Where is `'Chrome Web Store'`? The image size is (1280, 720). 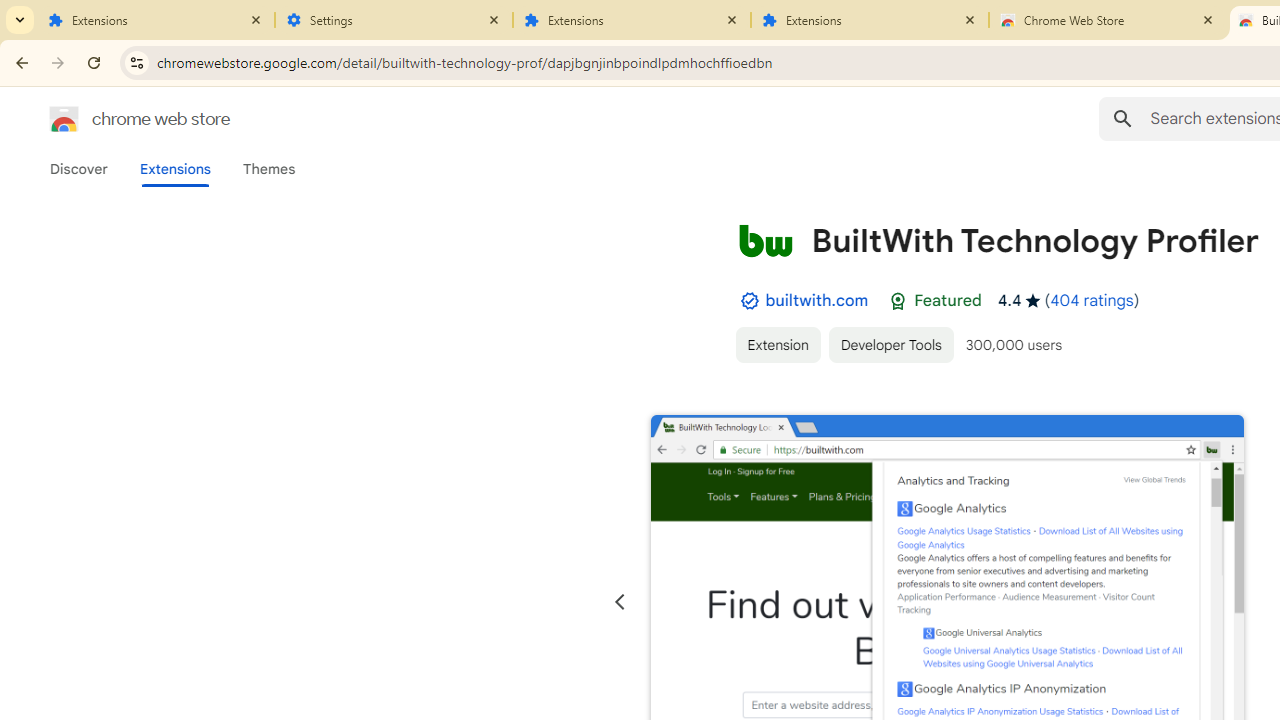 'Chrome Web Store' is located at coordinates (1107, 20).